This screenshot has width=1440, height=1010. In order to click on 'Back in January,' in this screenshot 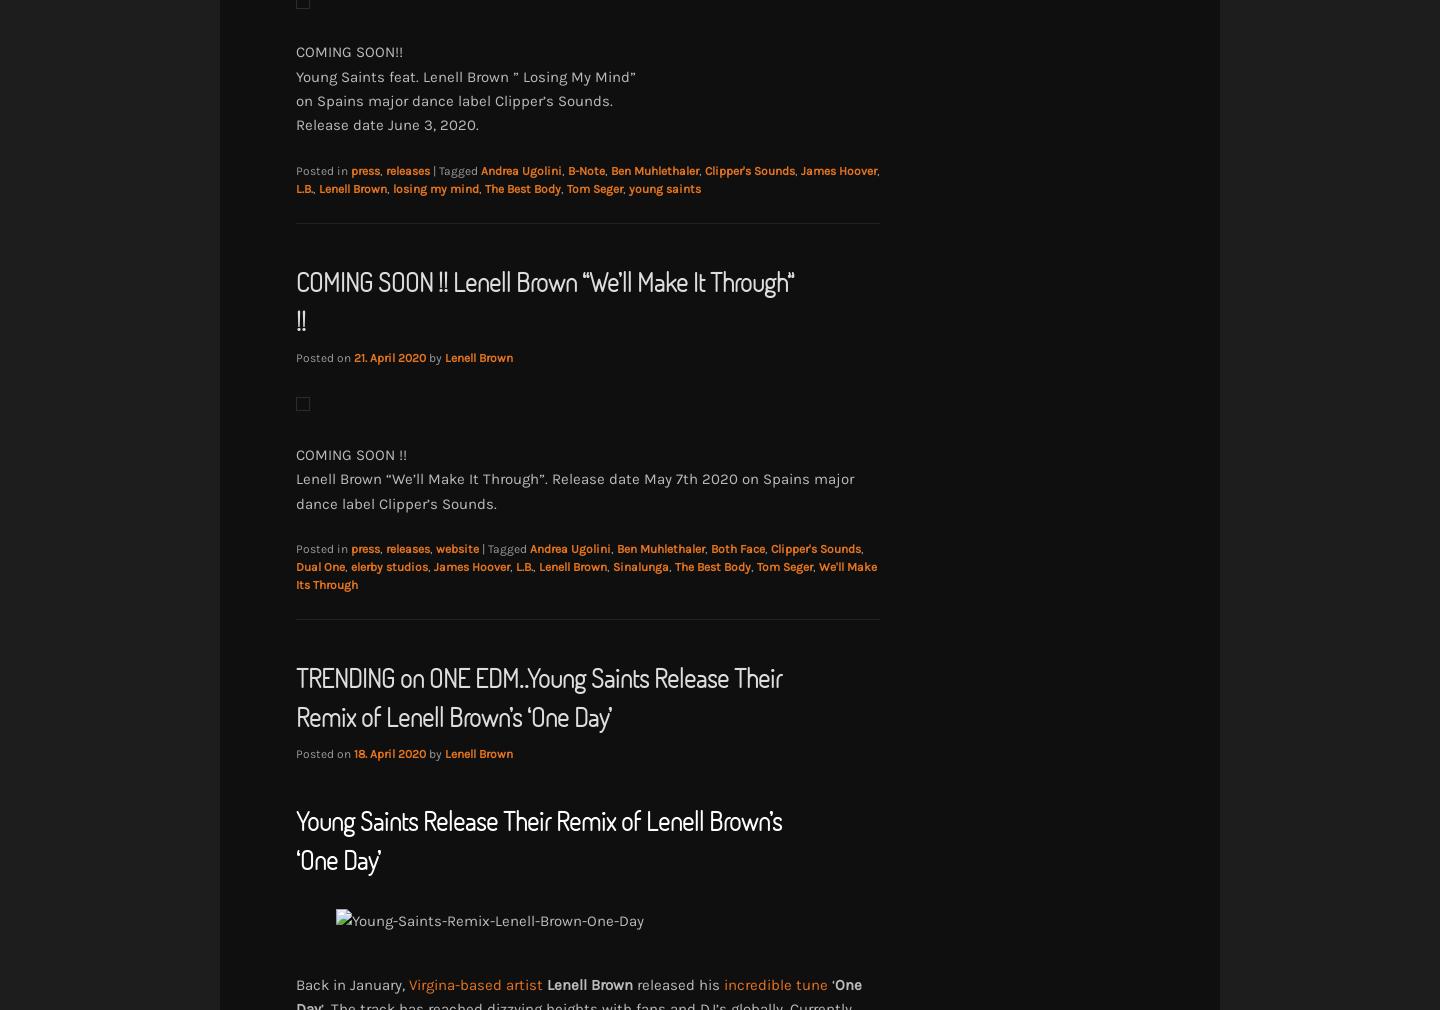, I will do `click(352, 984)`.